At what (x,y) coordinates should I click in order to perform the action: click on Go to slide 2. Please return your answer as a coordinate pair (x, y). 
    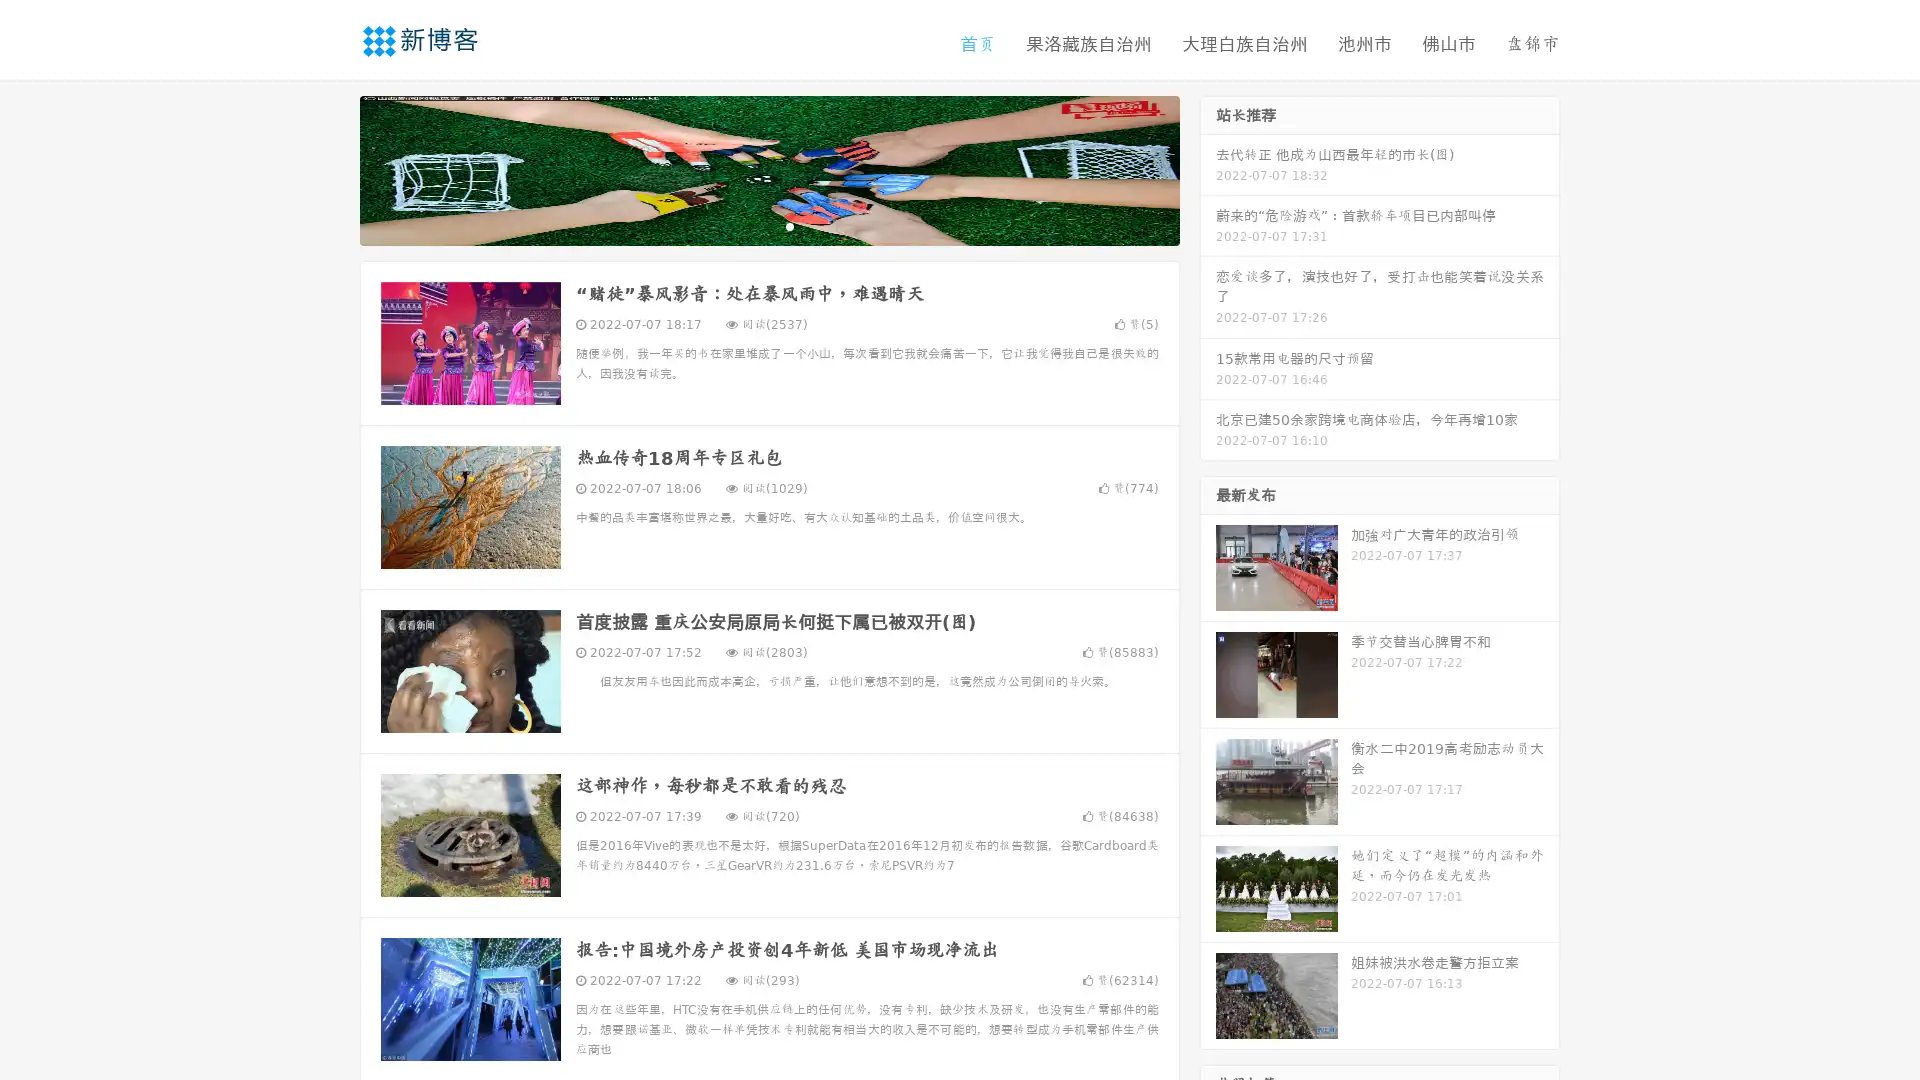
    Looking at the image, I should click on (768, 225).